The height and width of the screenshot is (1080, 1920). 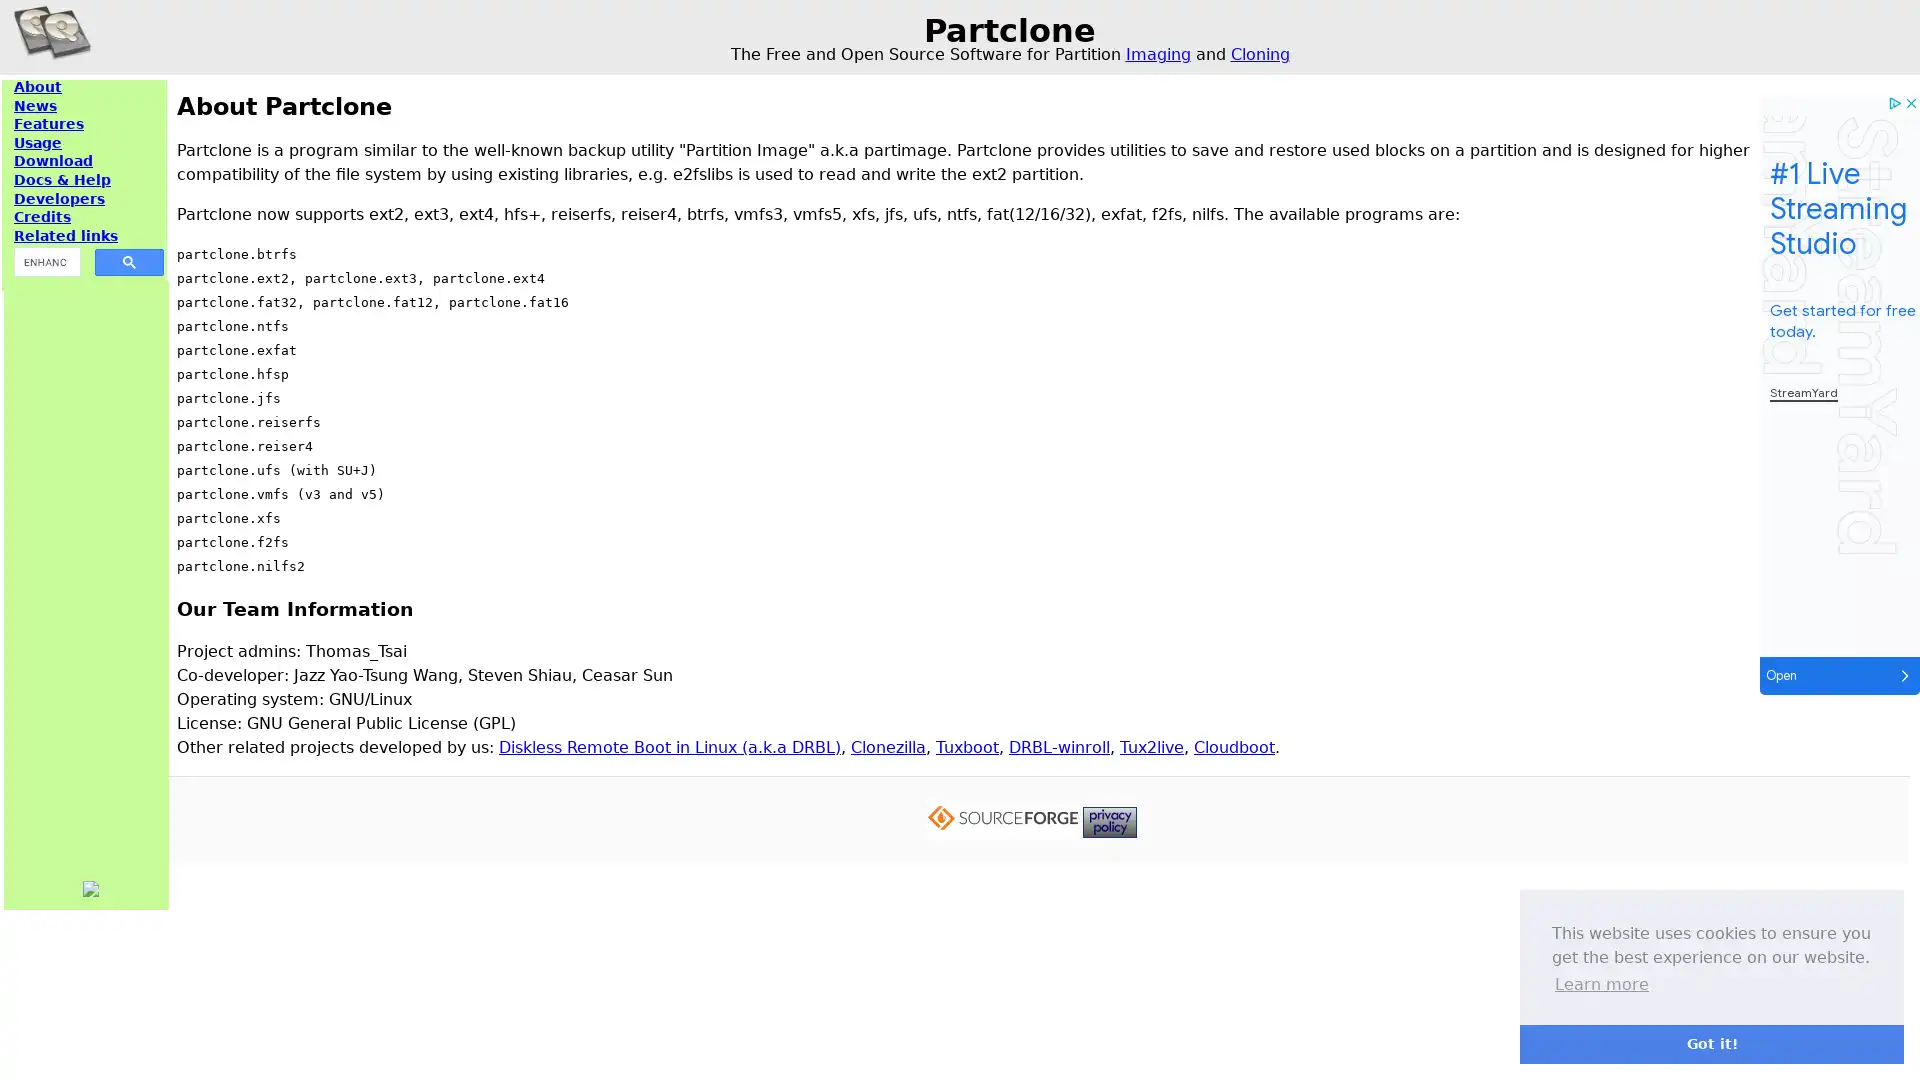 What do you see at coordinates (1602, 983) in the screenshot?
I see `learn more about cookies` at bounding box center [1602, 983].